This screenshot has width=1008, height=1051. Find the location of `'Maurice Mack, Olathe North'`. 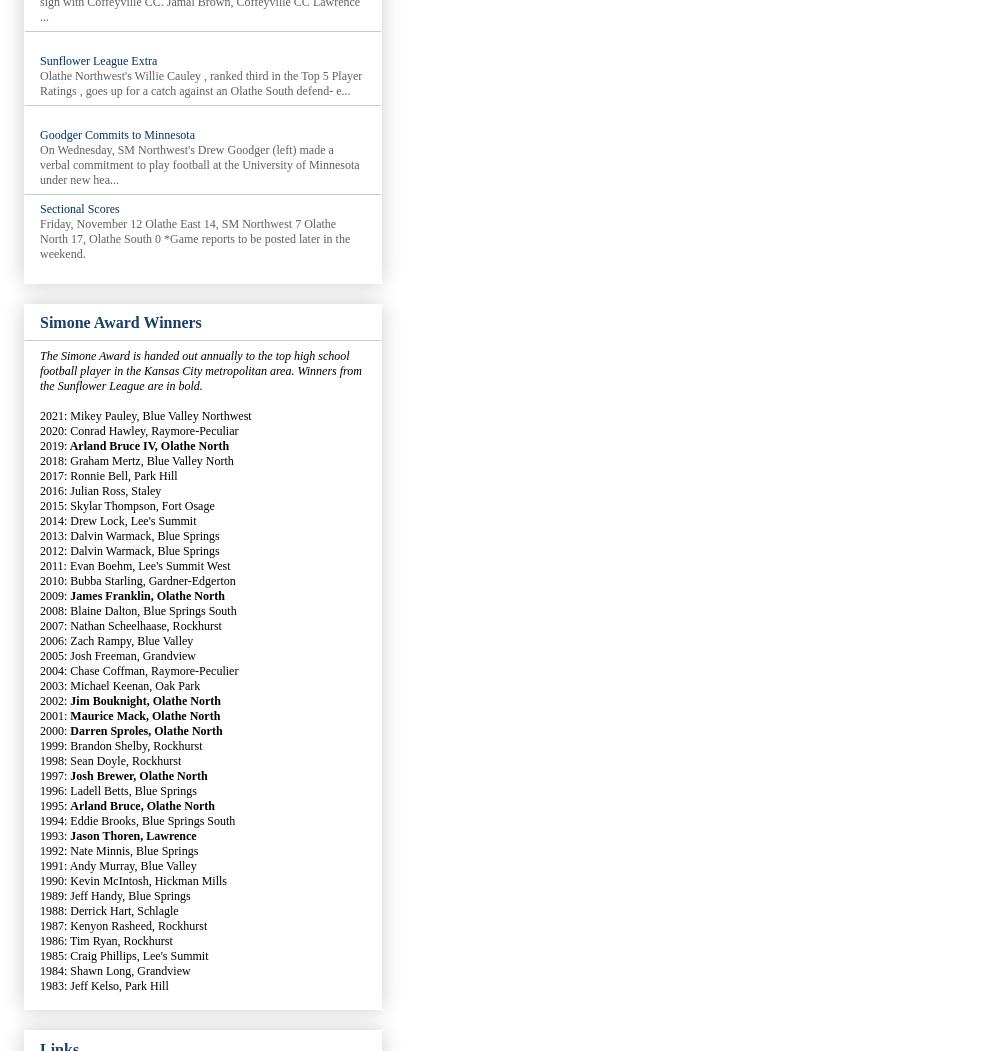

'Maurice Mack, Olathe North' is located at coordinates (144, 715).